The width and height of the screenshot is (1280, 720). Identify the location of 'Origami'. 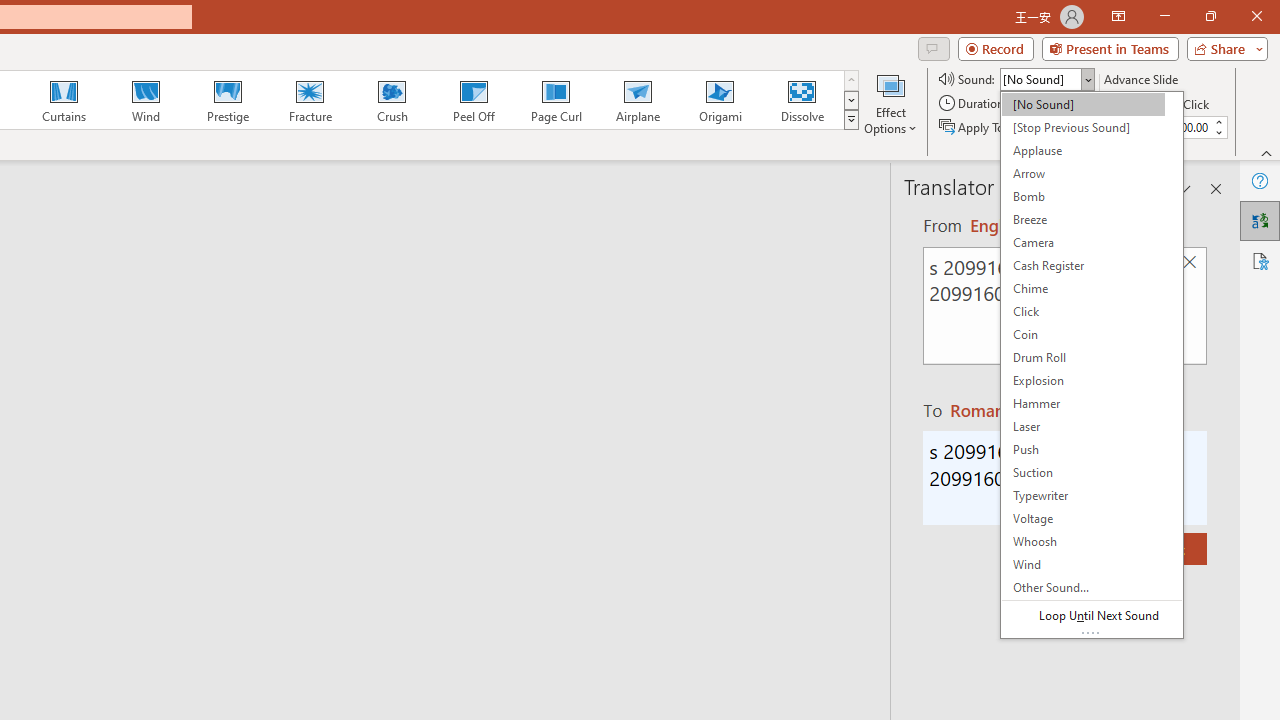
(720, 100).